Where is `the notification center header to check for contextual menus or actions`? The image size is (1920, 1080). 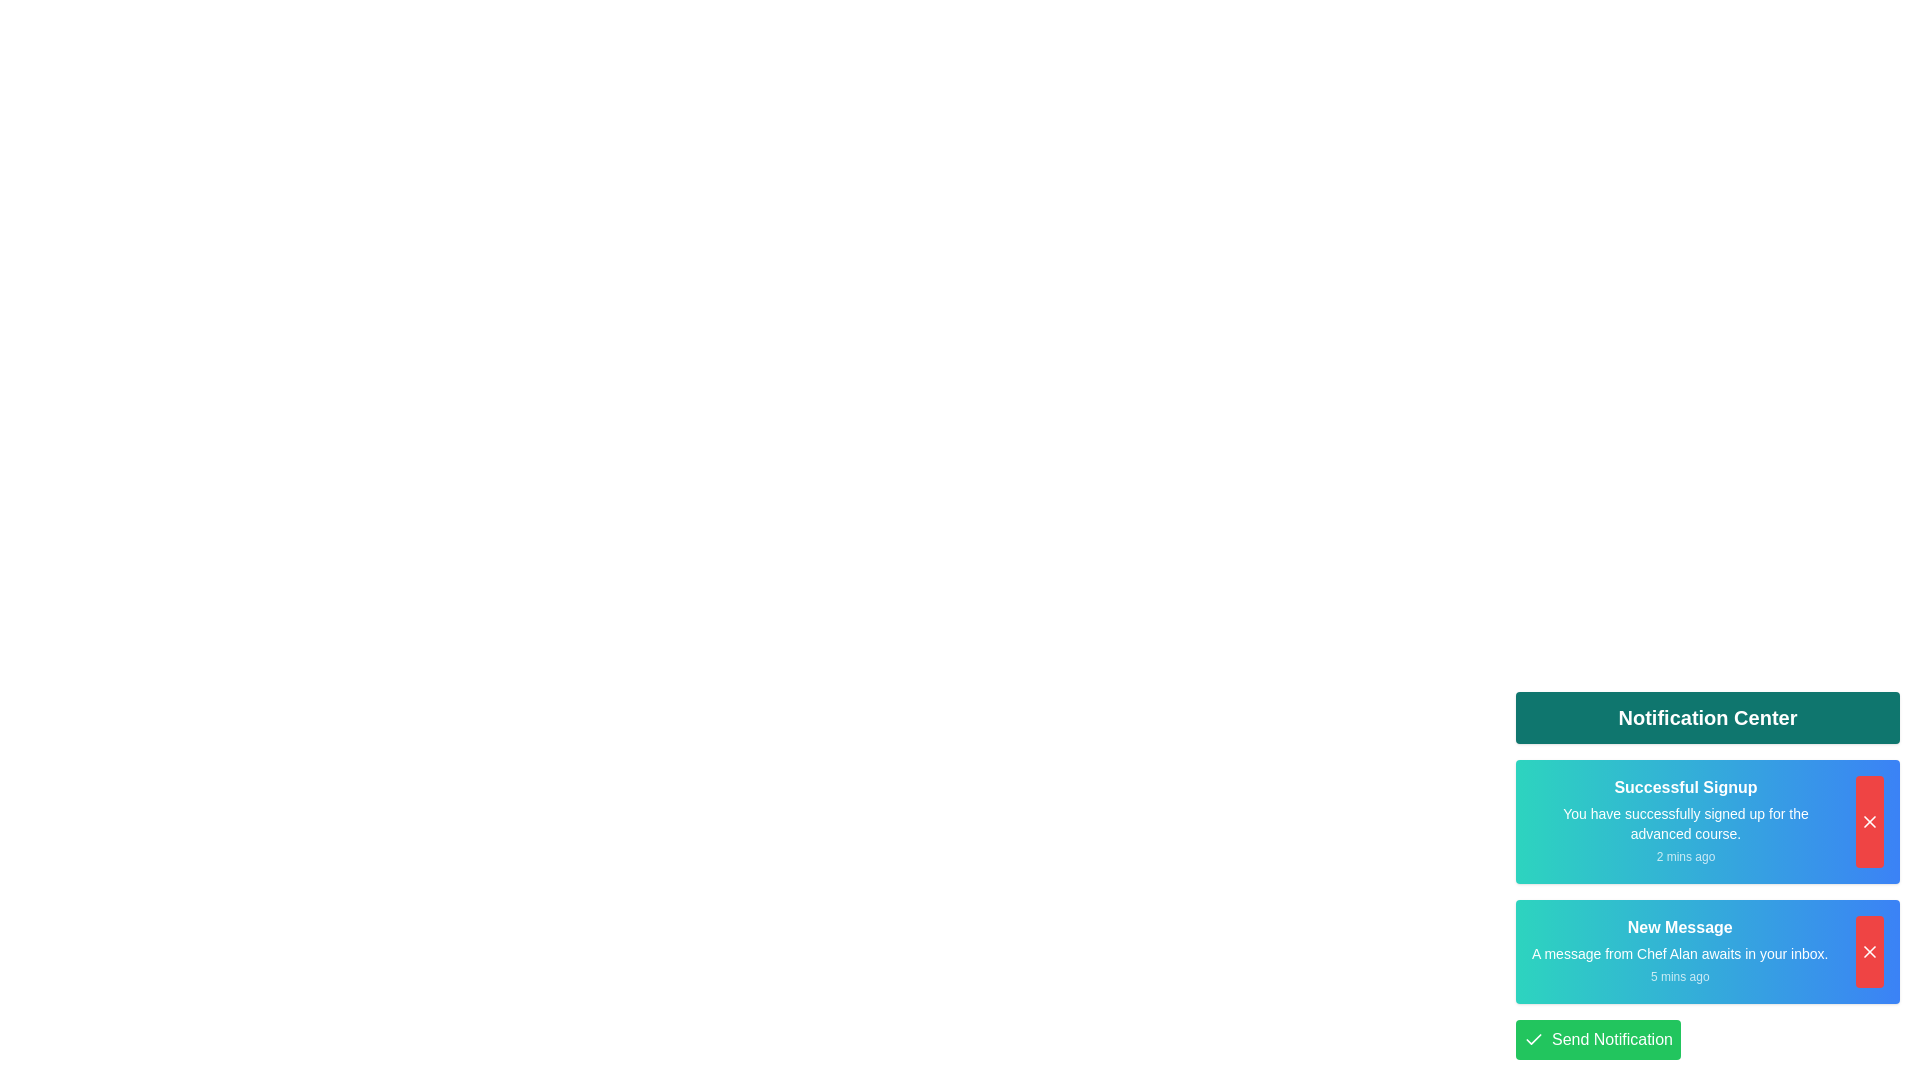 the notification center header to check for contextual menus or actions is located at coordinates (1707, 716).